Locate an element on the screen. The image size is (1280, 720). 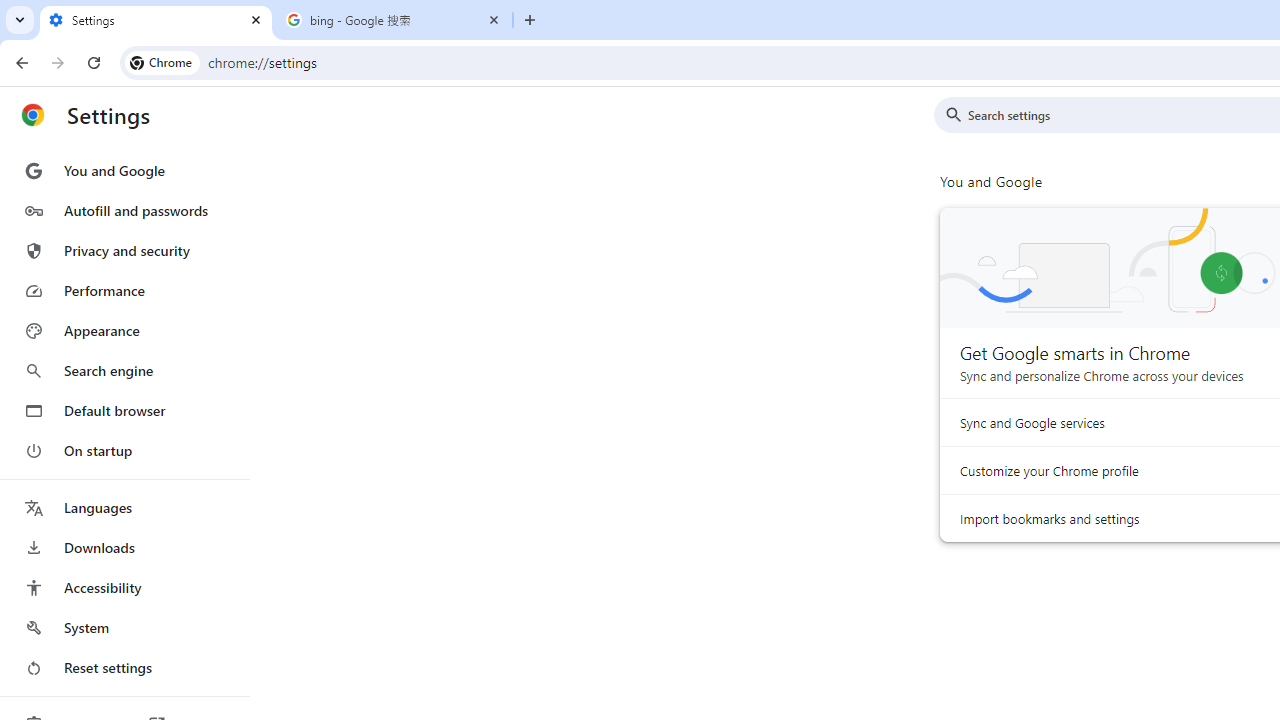
'On startup' is located at coordinates (123, 451).